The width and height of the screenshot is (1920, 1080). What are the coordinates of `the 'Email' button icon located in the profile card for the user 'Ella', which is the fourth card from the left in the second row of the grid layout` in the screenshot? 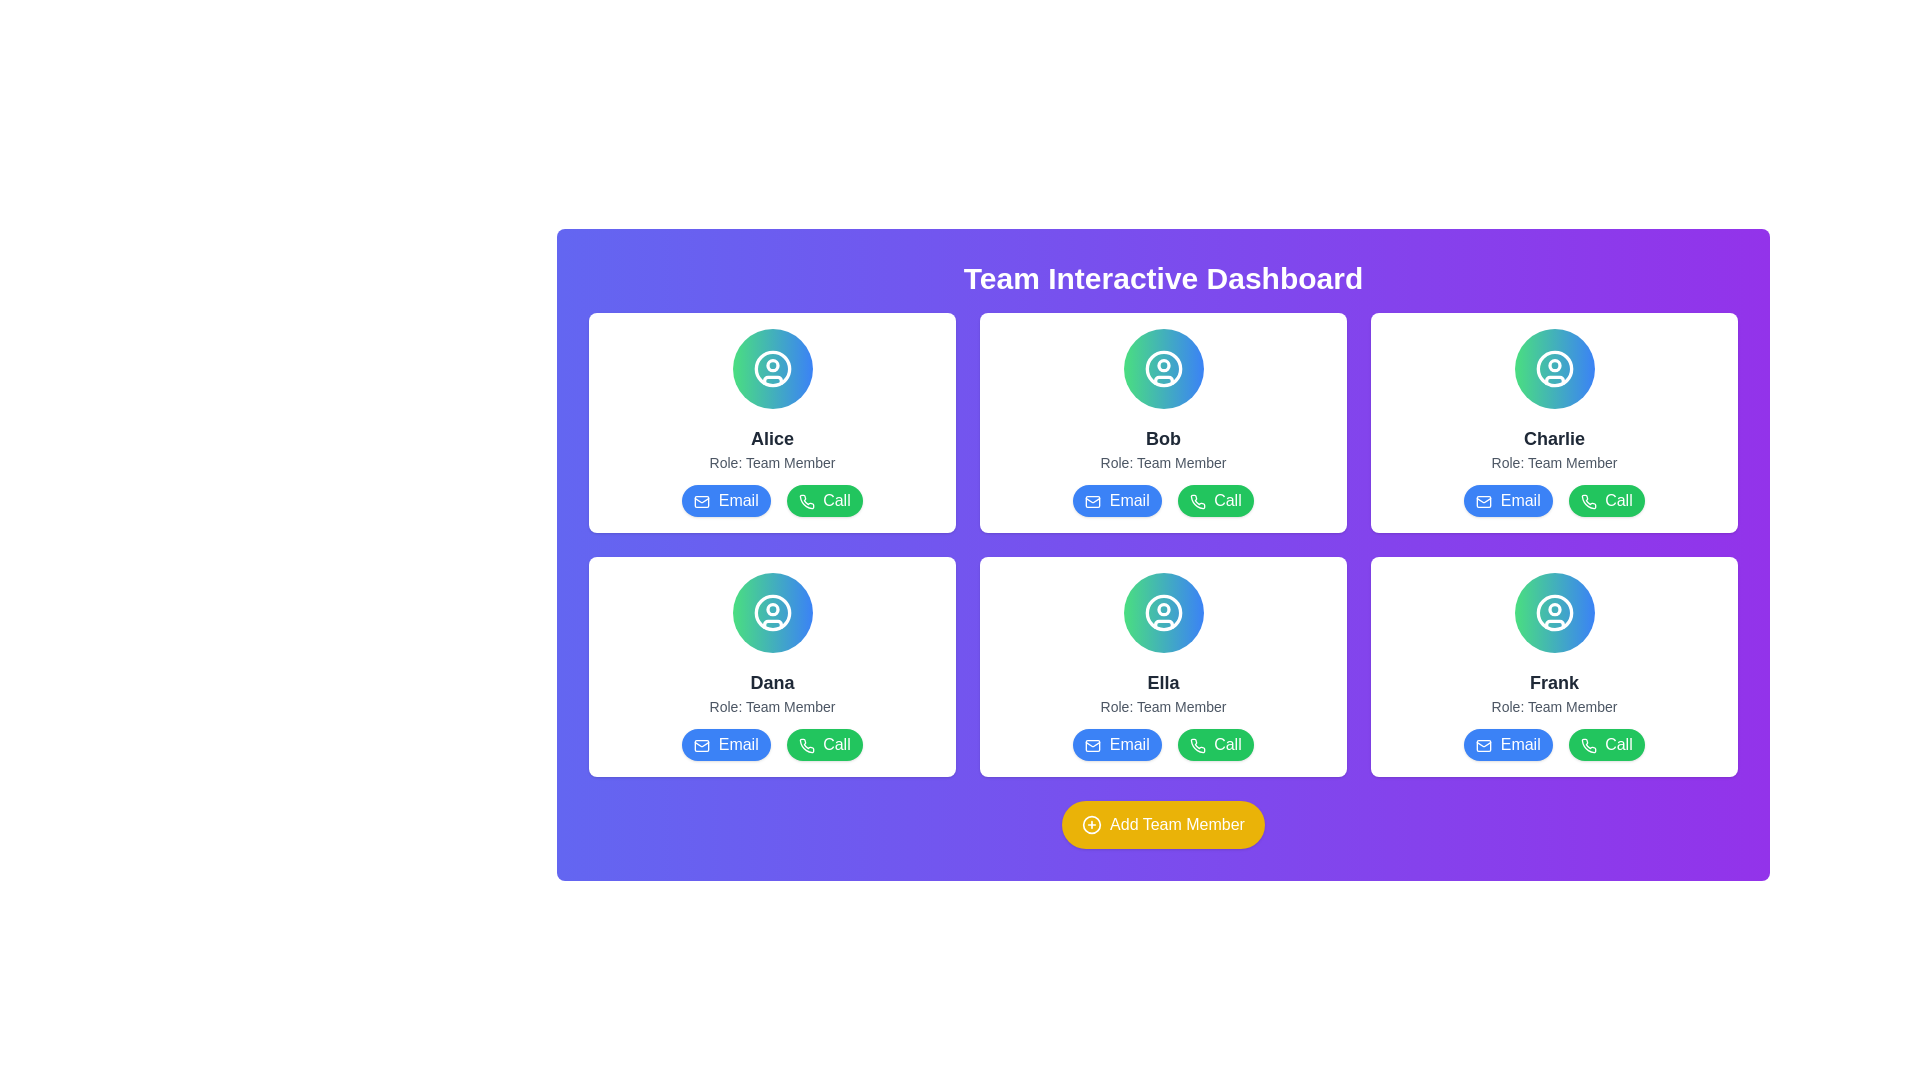 It's located at (1092, 745).